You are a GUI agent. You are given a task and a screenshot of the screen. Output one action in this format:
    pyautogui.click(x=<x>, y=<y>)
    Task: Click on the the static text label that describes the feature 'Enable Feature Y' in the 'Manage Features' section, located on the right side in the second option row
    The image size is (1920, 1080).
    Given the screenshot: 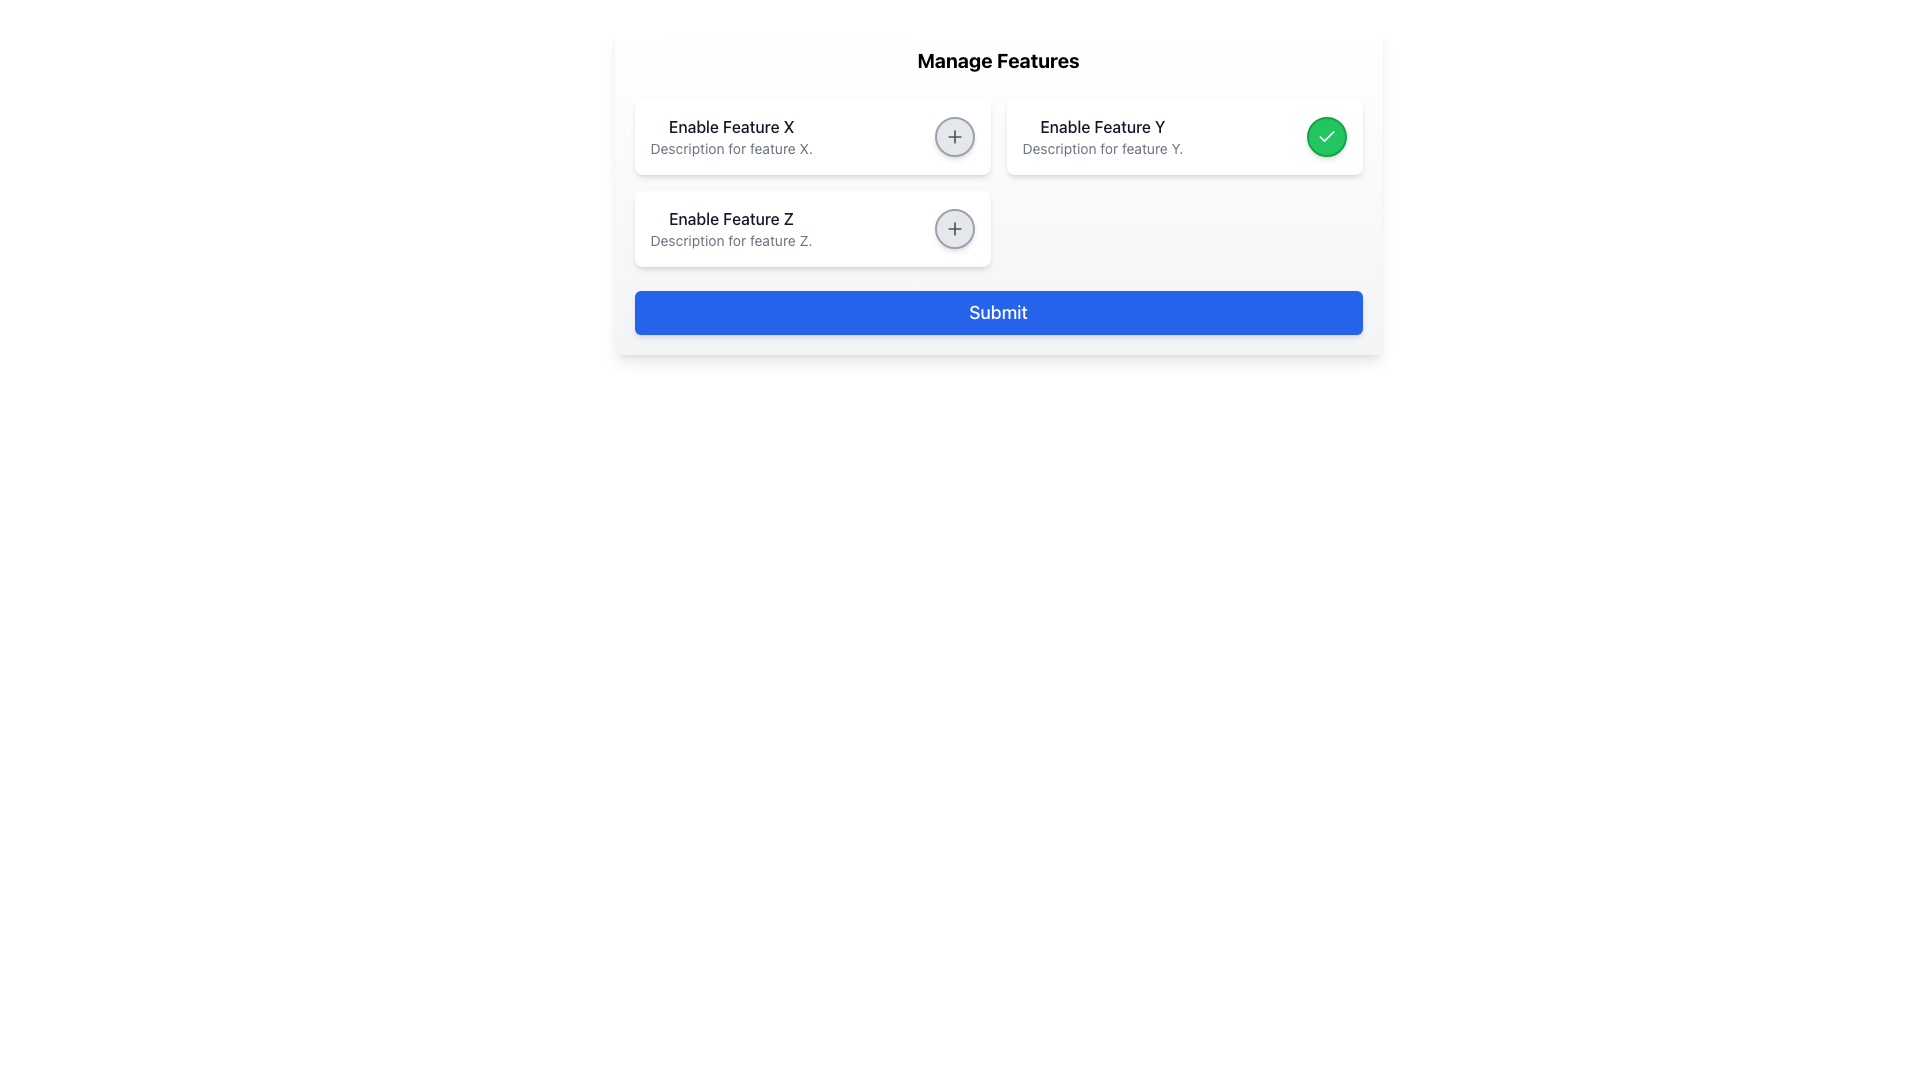 What is the action you would take?
    pyautogui.click(x=1101, y=127)
    